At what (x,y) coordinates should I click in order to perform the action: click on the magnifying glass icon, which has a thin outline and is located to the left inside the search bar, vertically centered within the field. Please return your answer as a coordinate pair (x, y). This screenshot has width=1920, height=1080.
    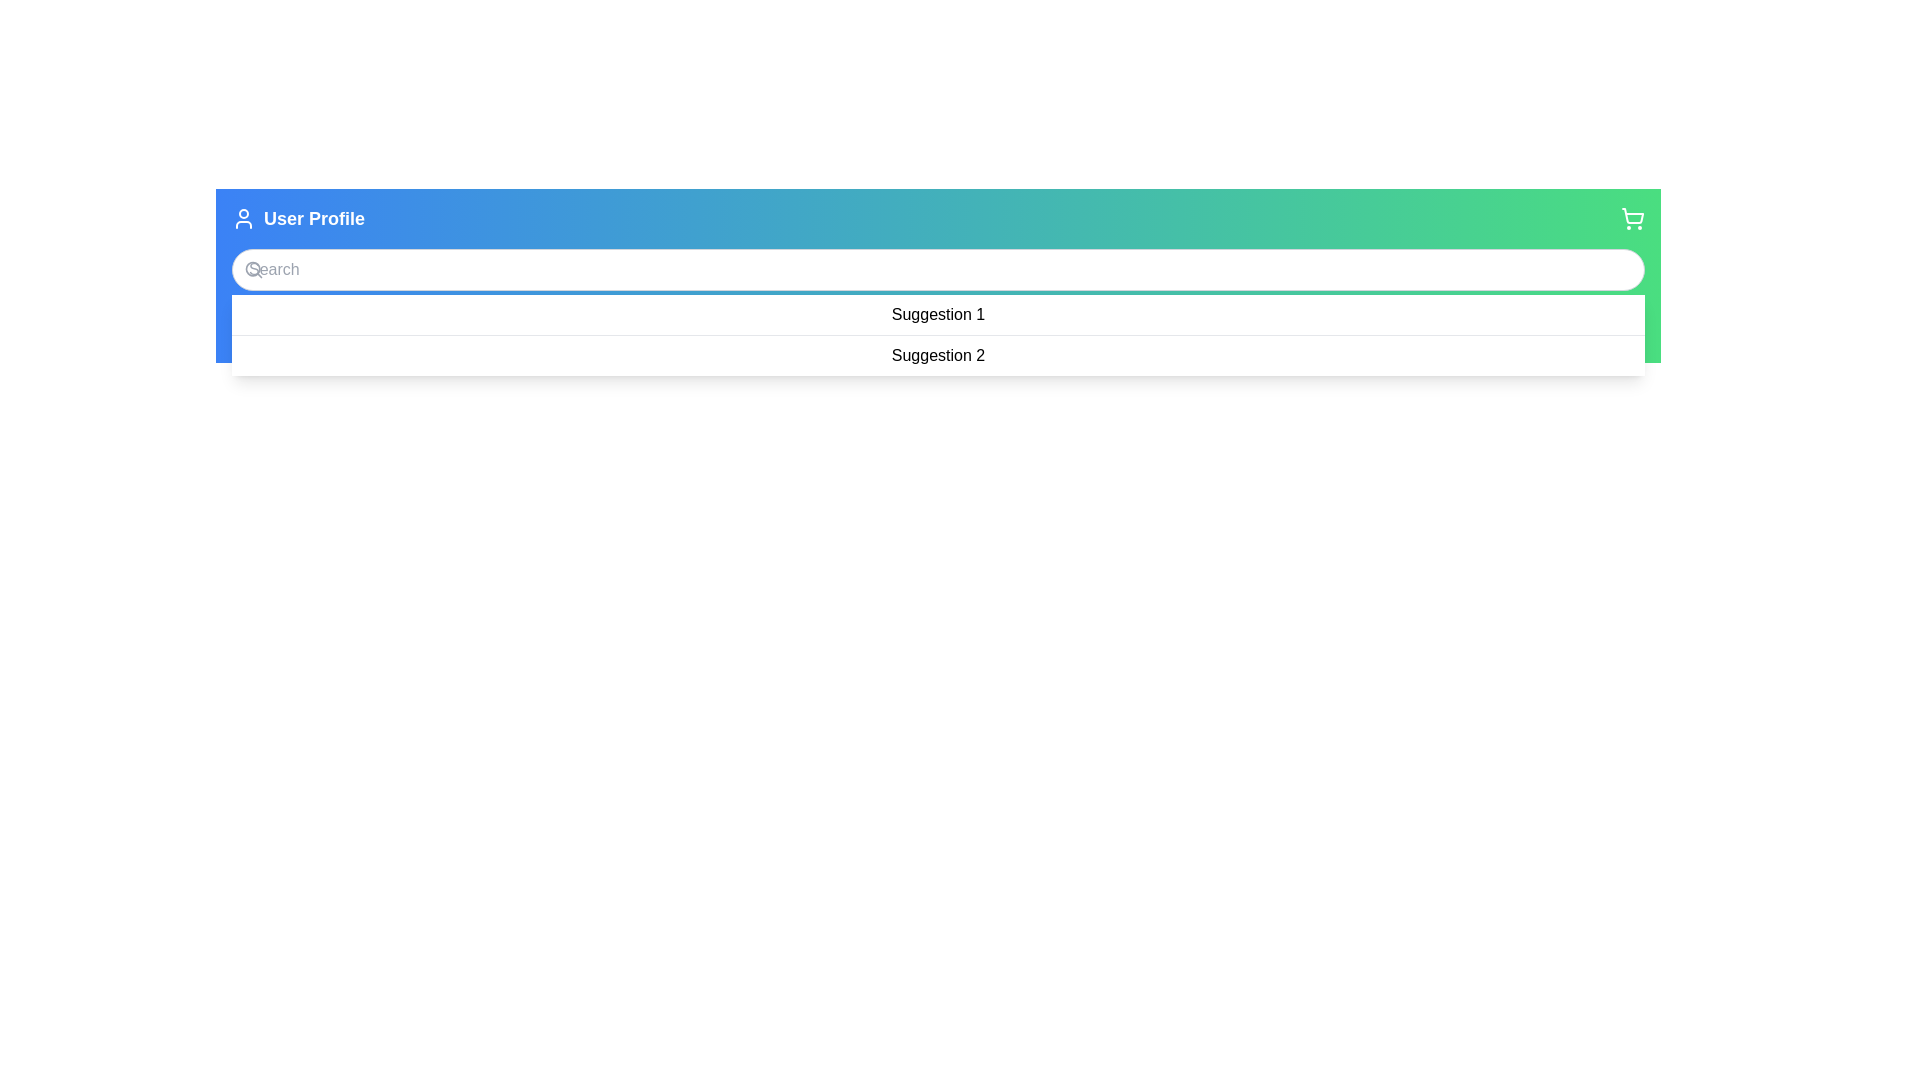
    Looking at the image, I should click on (253, 270).